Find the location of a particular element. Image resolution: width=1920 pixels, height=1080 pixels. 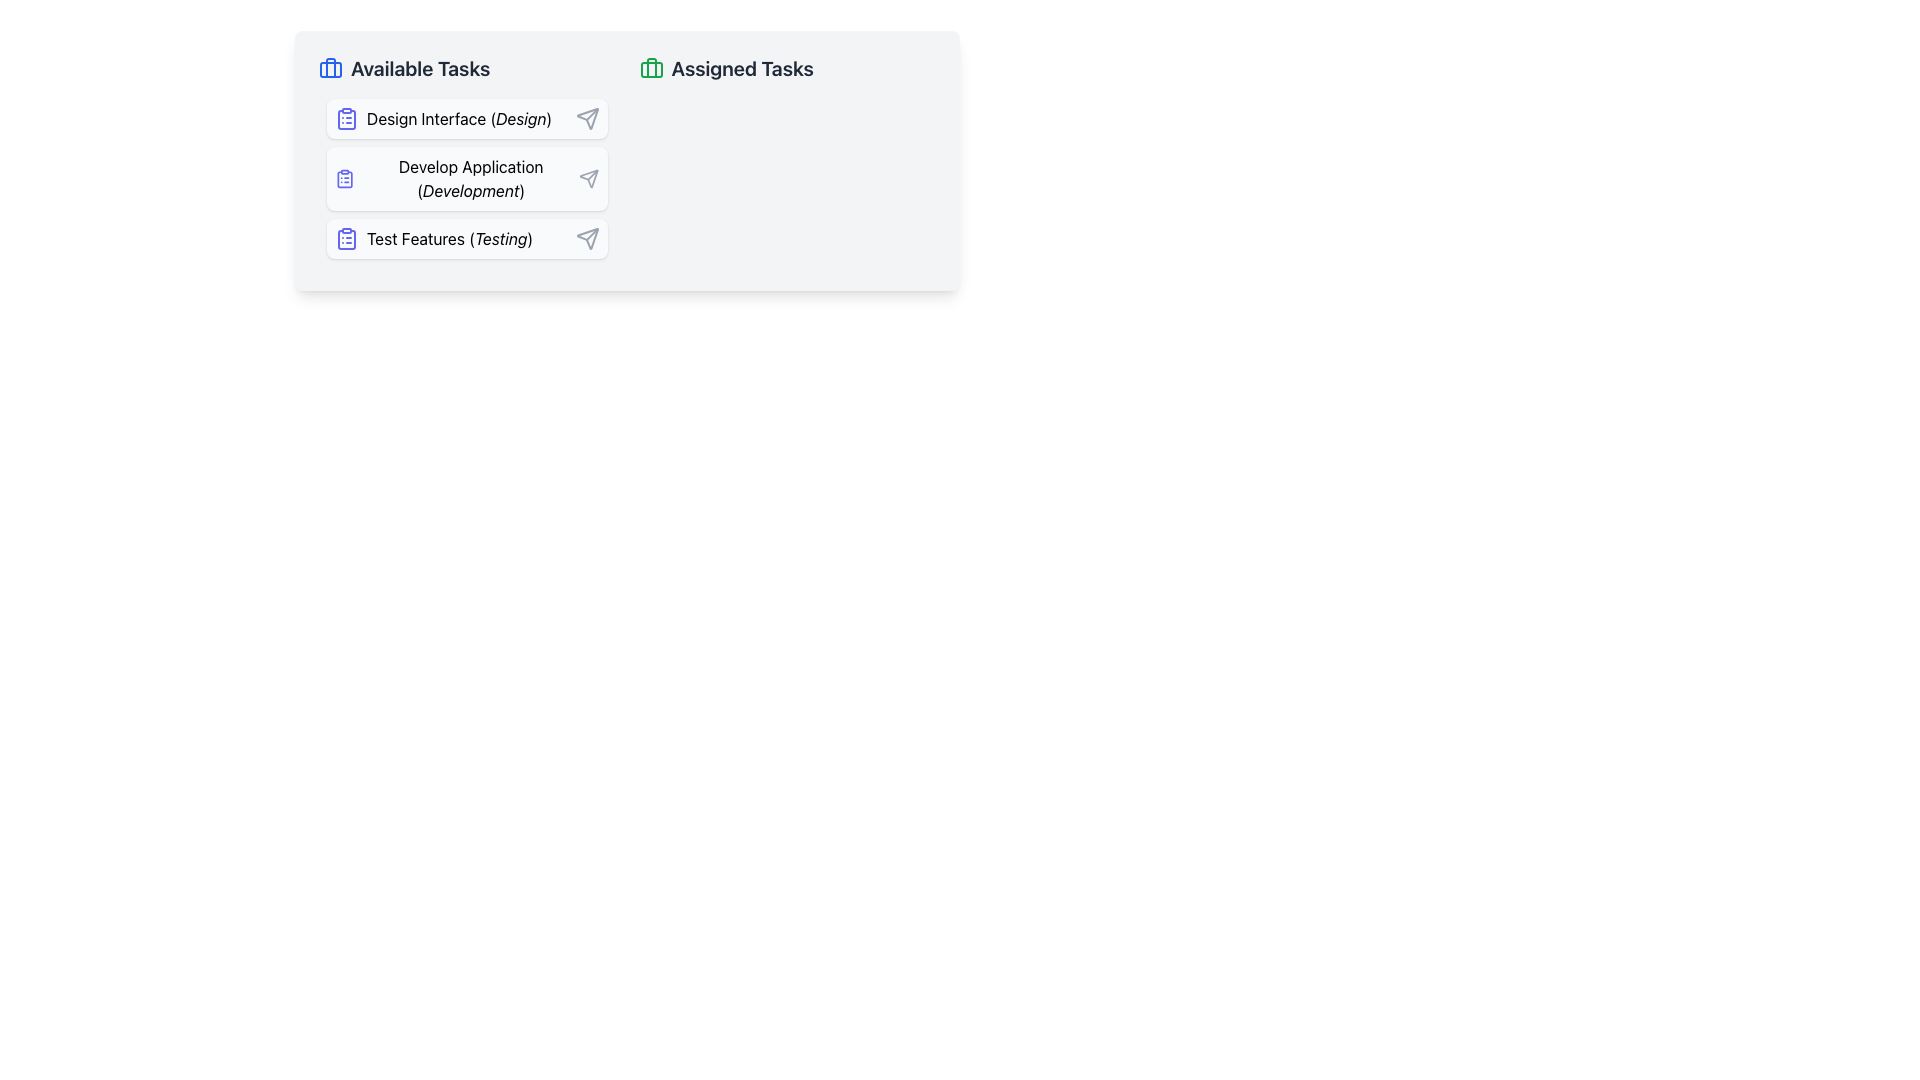

the decorative icon located at the right end of the 'Test Features (Testing)' task in the 'Available Tasks' section is located at coordinates (586, 238).